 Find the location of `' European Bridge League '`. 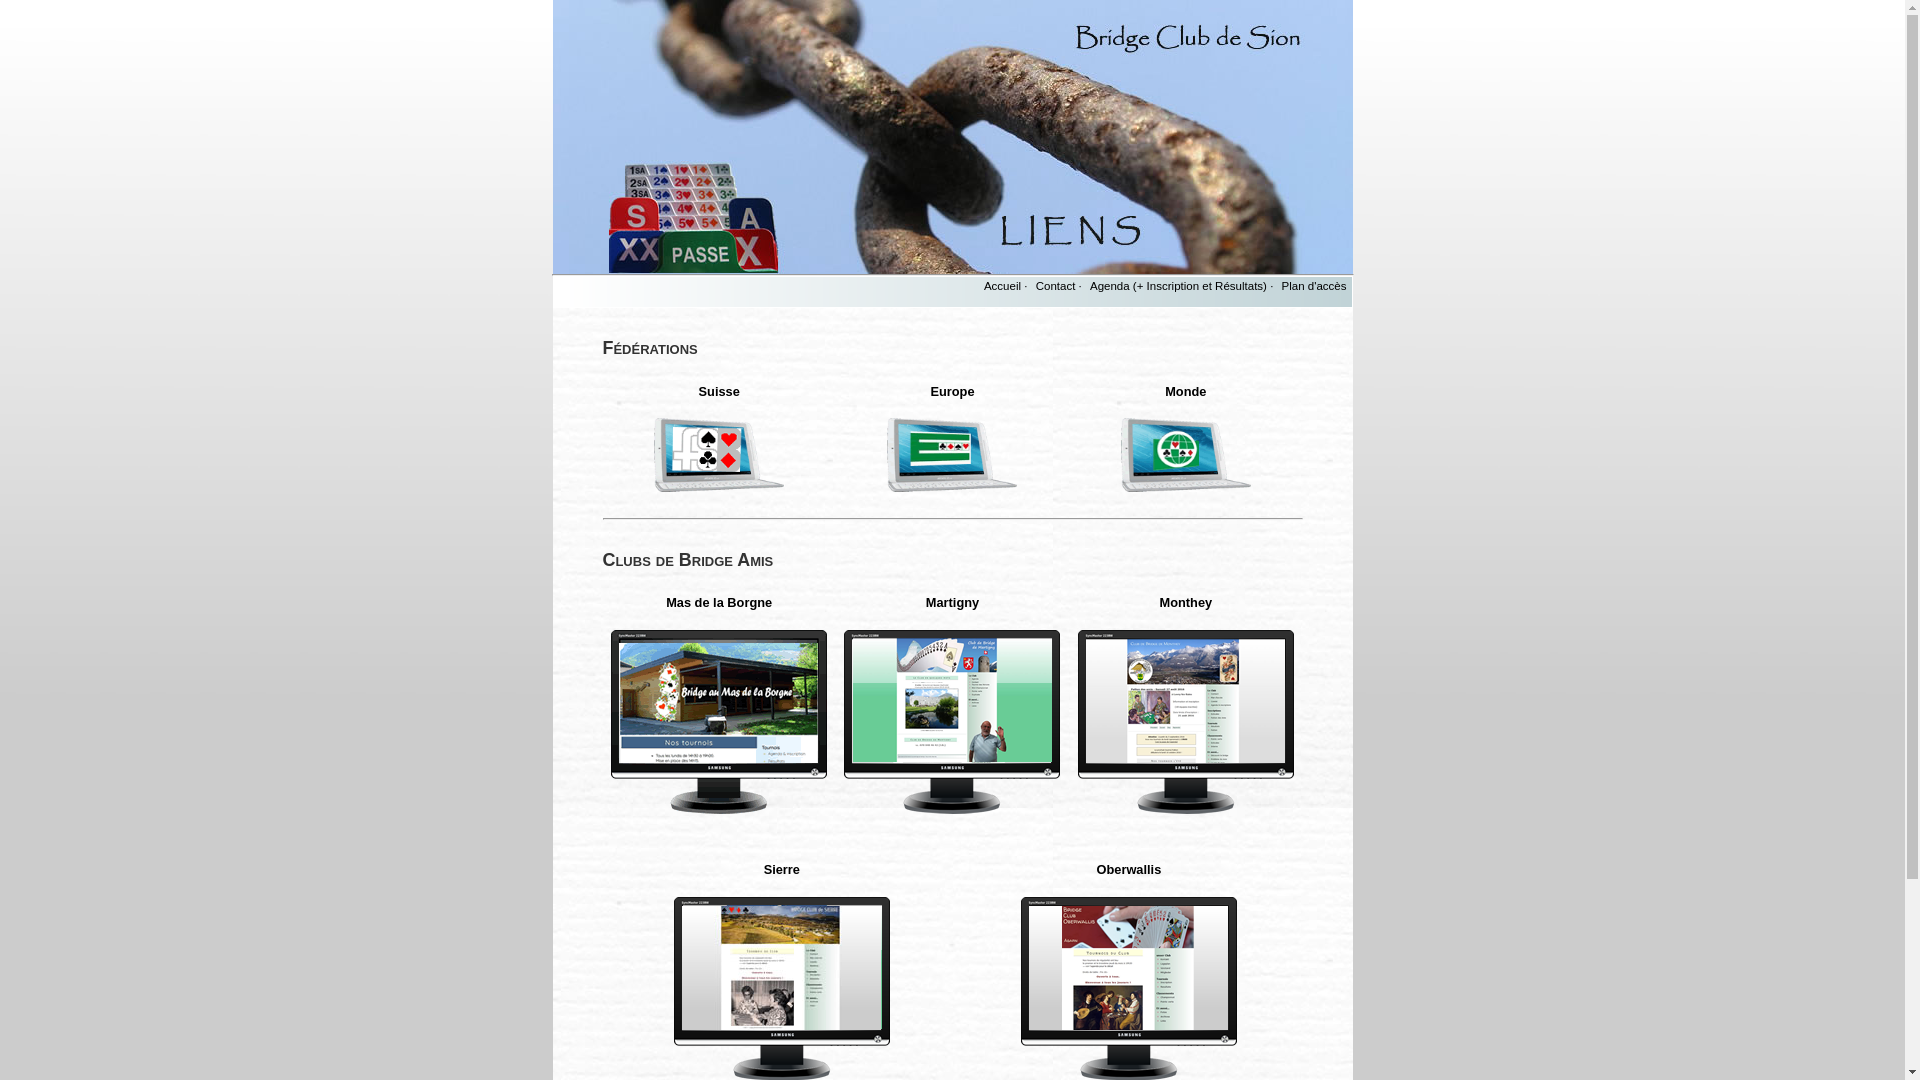

' European Bridge League ' is located at coordinates (886, 454).